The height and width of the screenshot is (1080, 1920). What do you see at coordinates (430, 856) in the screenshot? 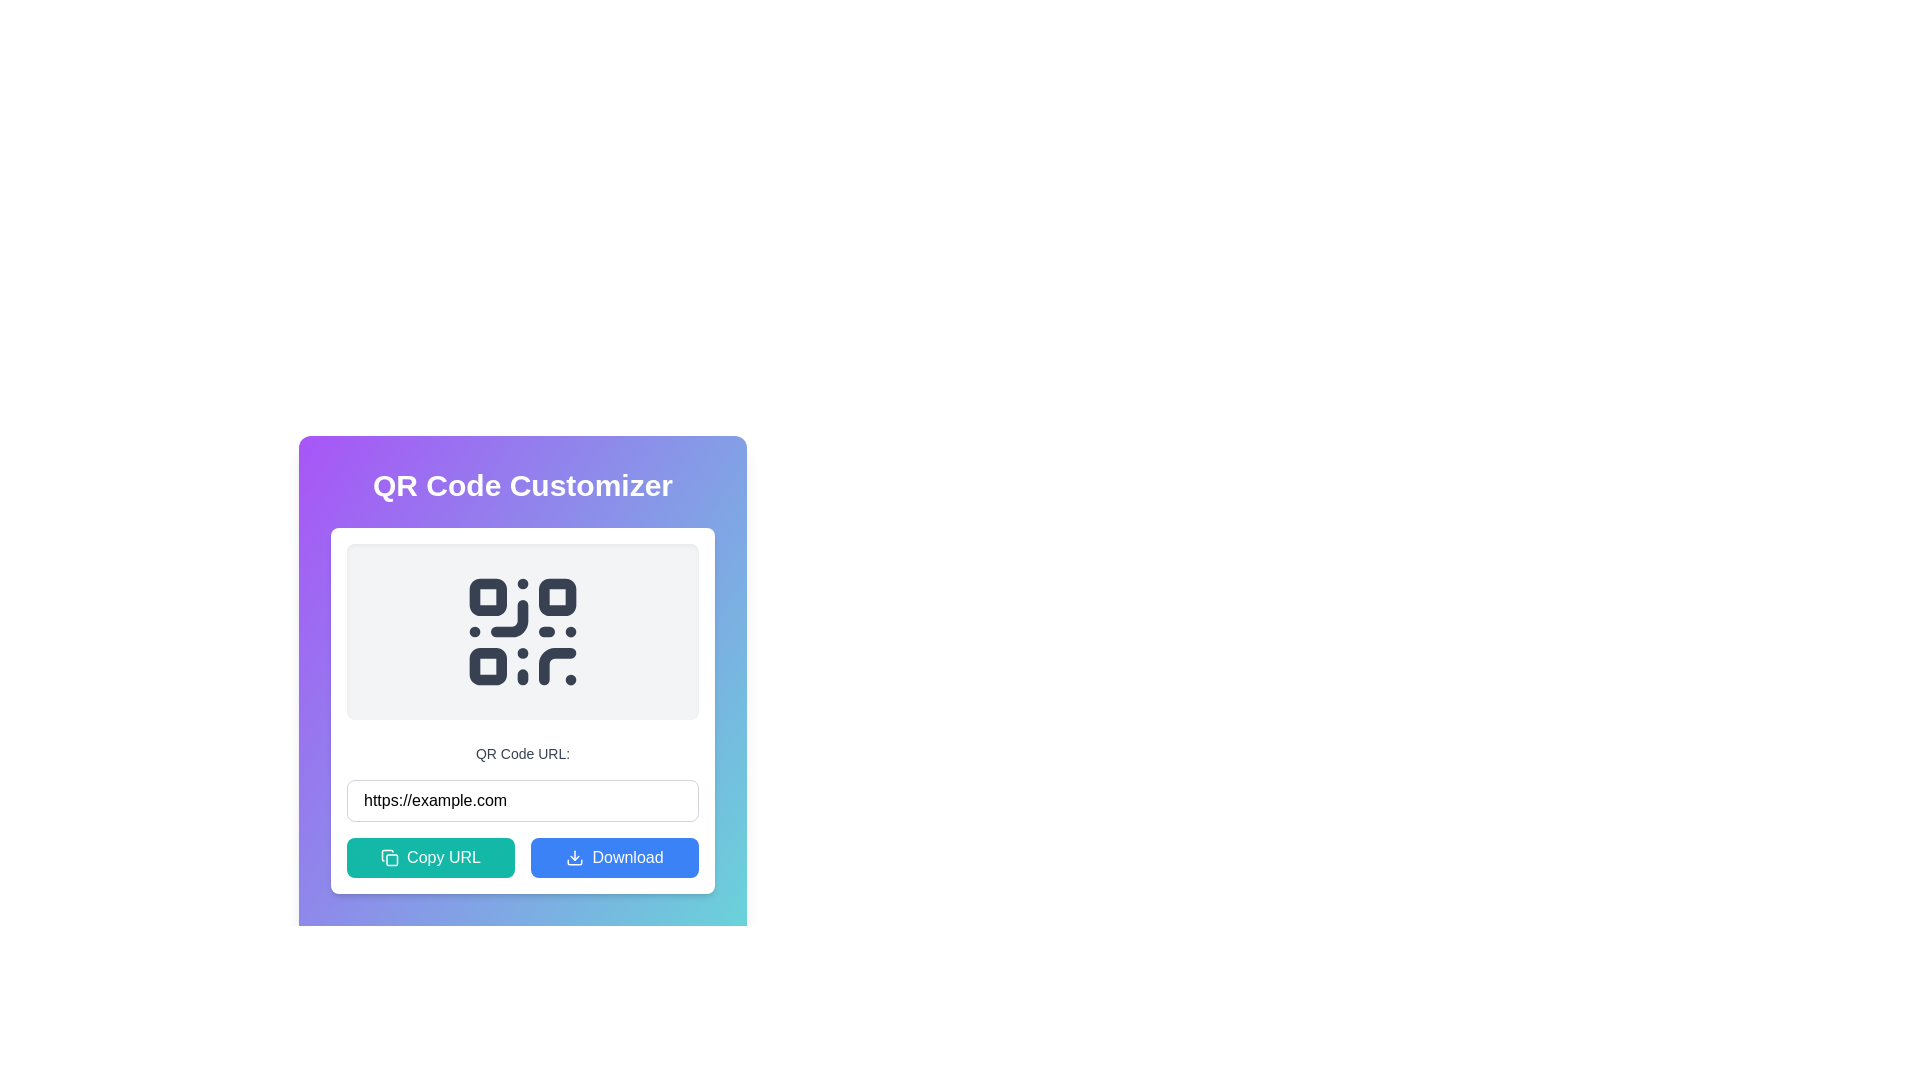
I see `the 'Copy URL' button, which is a teal rectangular button with rounded corners and white text` at bounding box center [430, 856].